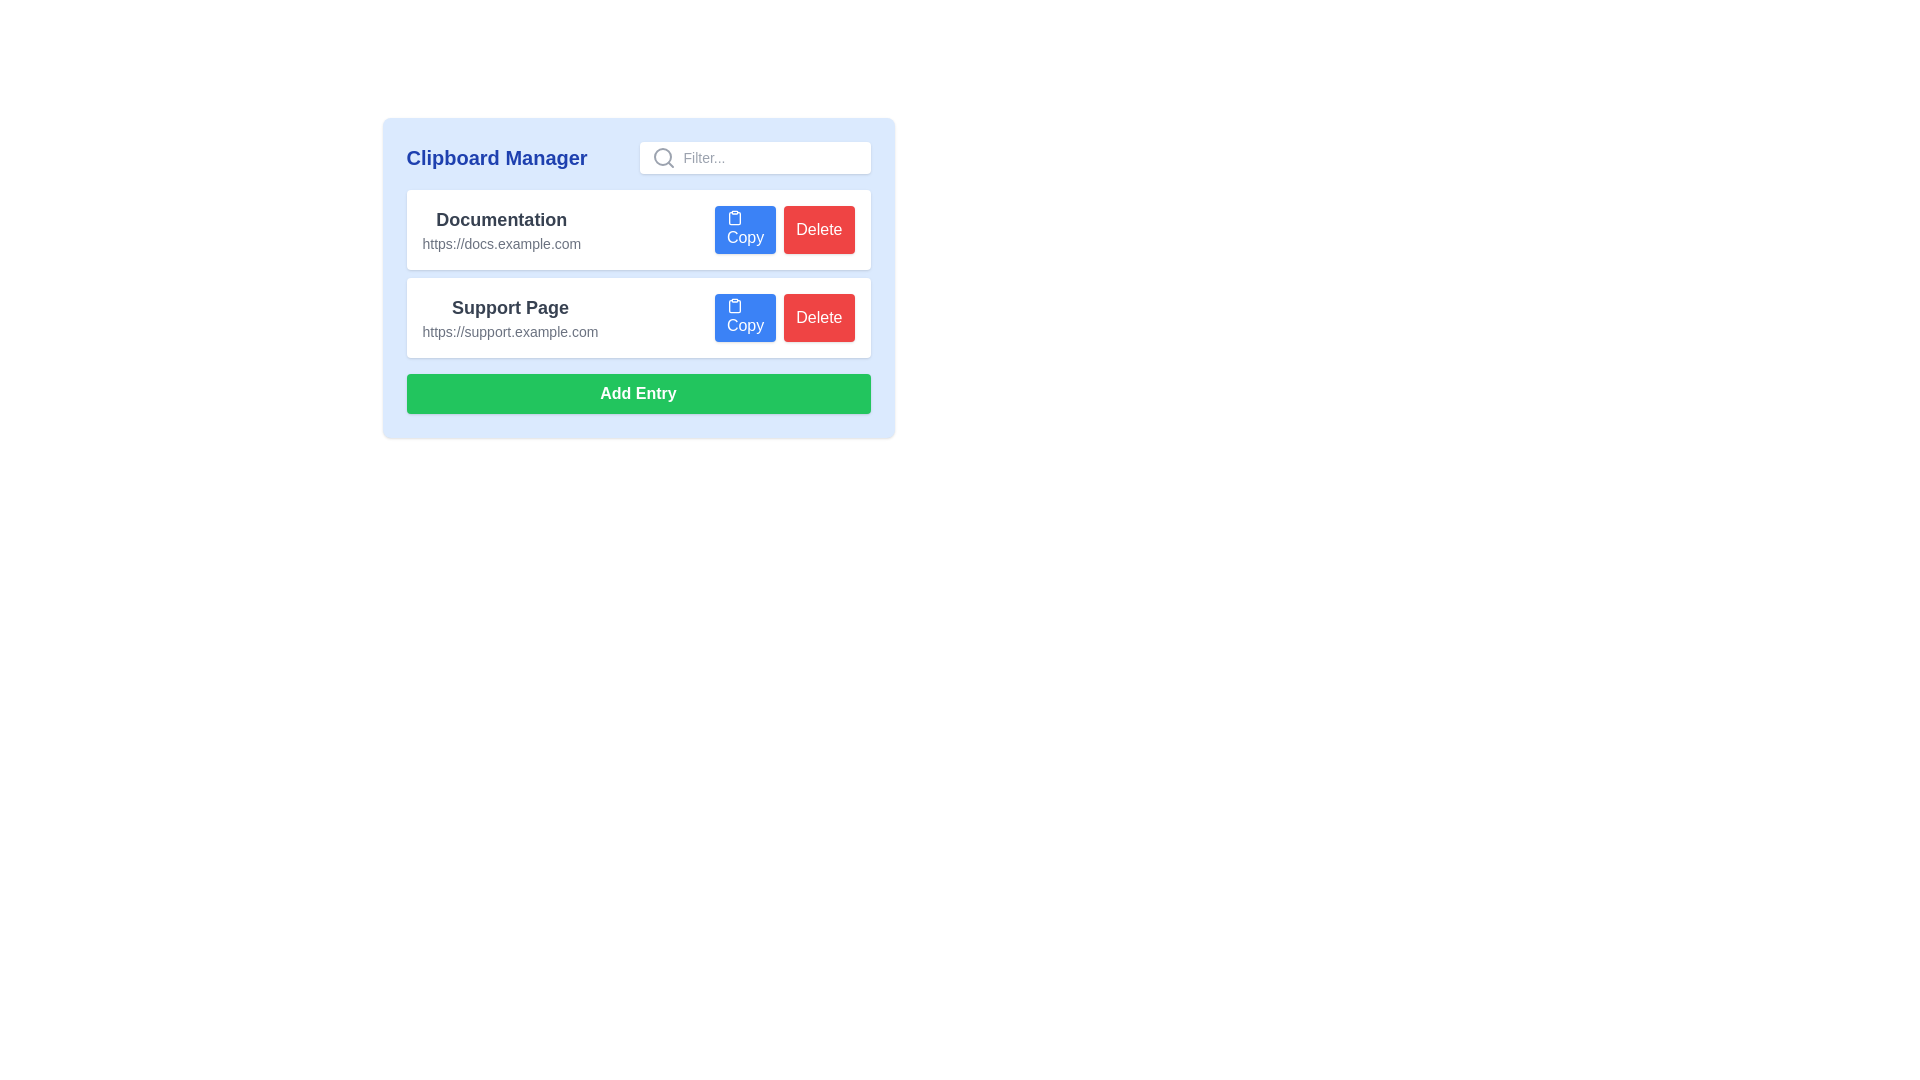 This screenshot has width=1920, height=1080. Describe the element at coordinates (744, 316) in the screenshot. I see `the blue 'Copy' button located to the right of the 'Support Page' entry to copy the associated content` at that location.